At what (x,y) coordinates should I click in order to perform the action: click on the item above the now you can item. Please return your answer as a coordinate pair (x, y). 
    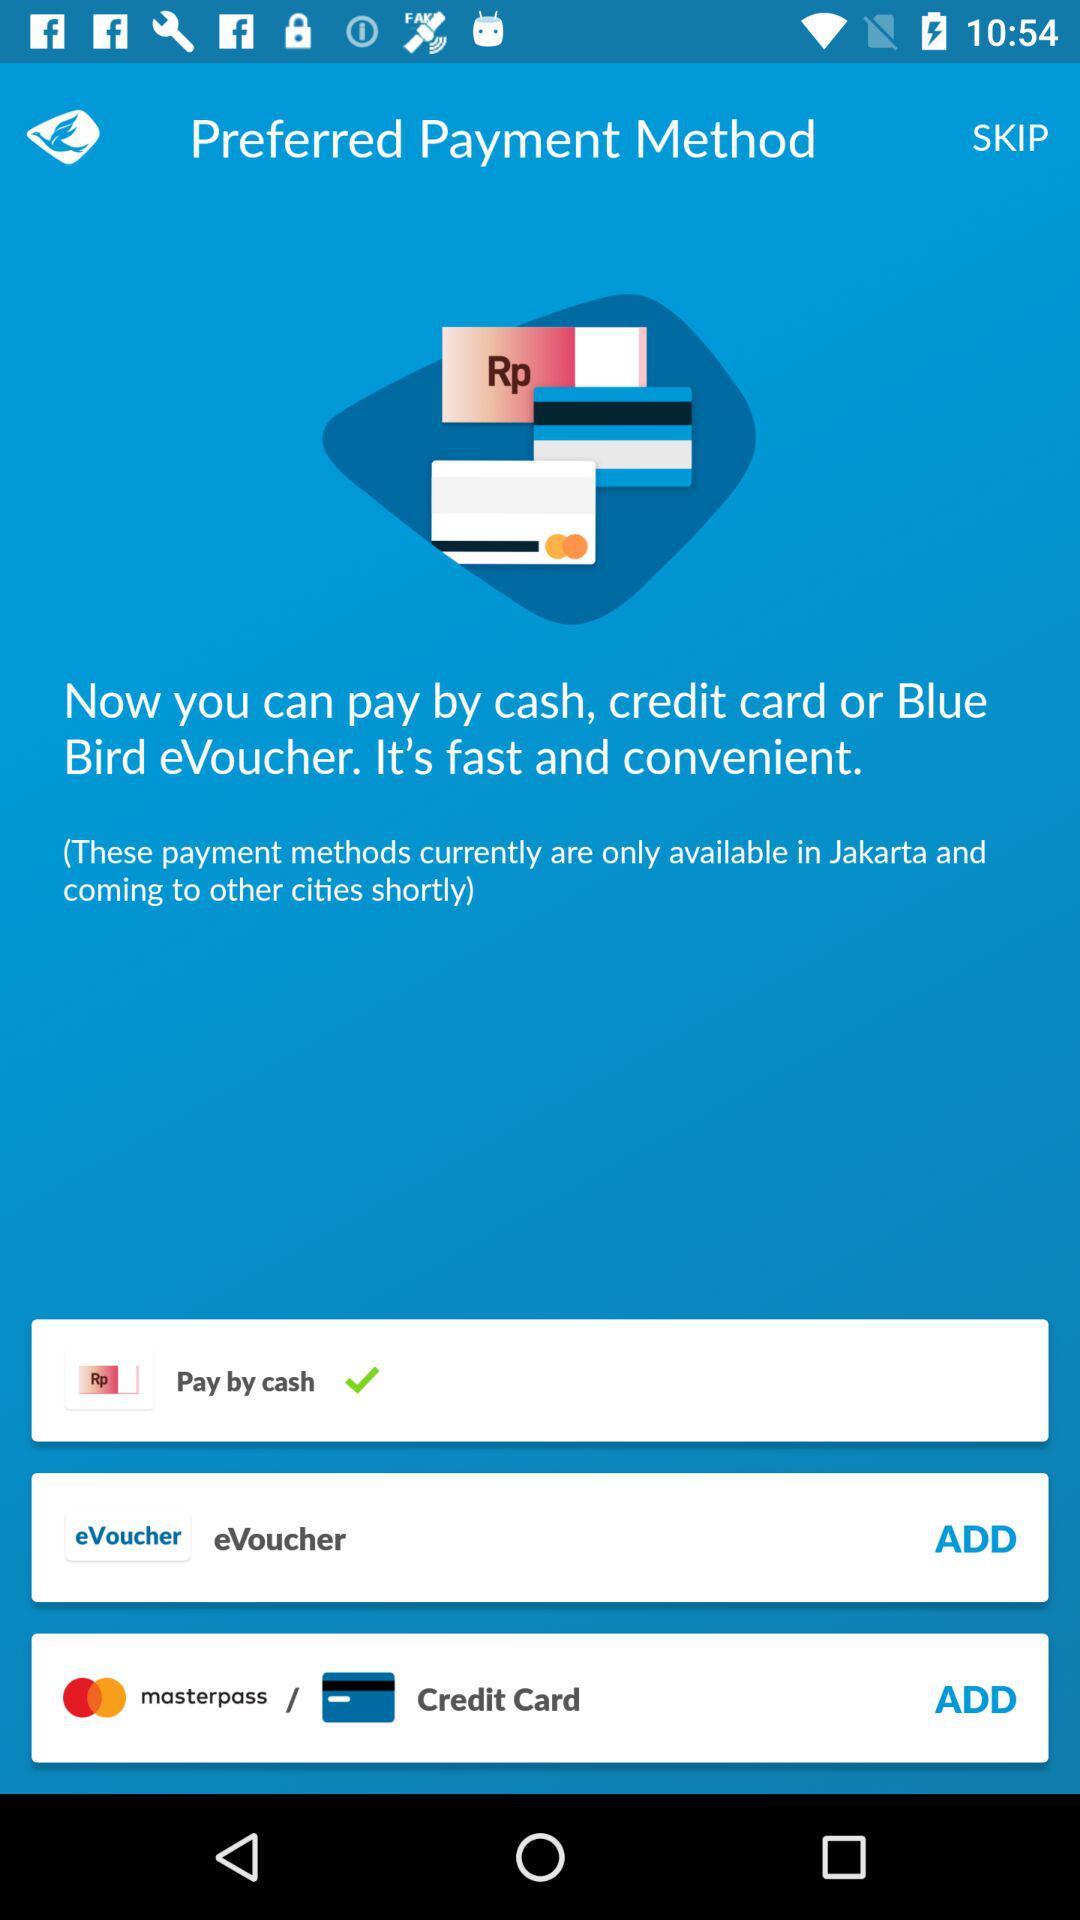
    Looking at the image, I should click on (72, 135).